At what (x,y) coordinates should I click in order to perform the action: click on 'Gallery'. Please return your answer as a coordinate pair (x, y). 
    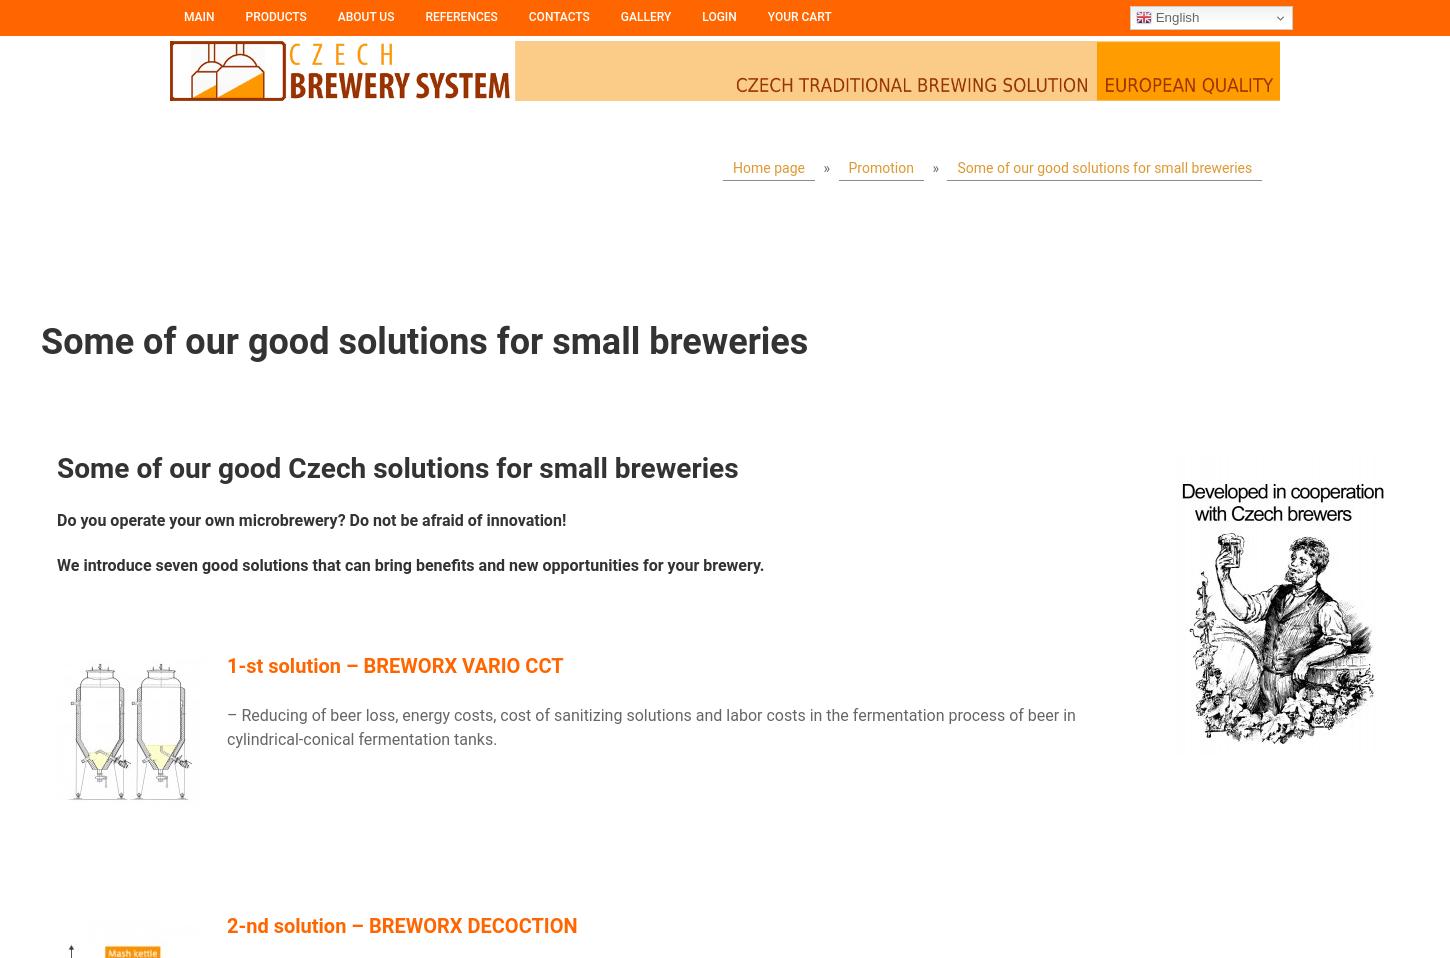
    Looking at the image, I should click on (644, 15).